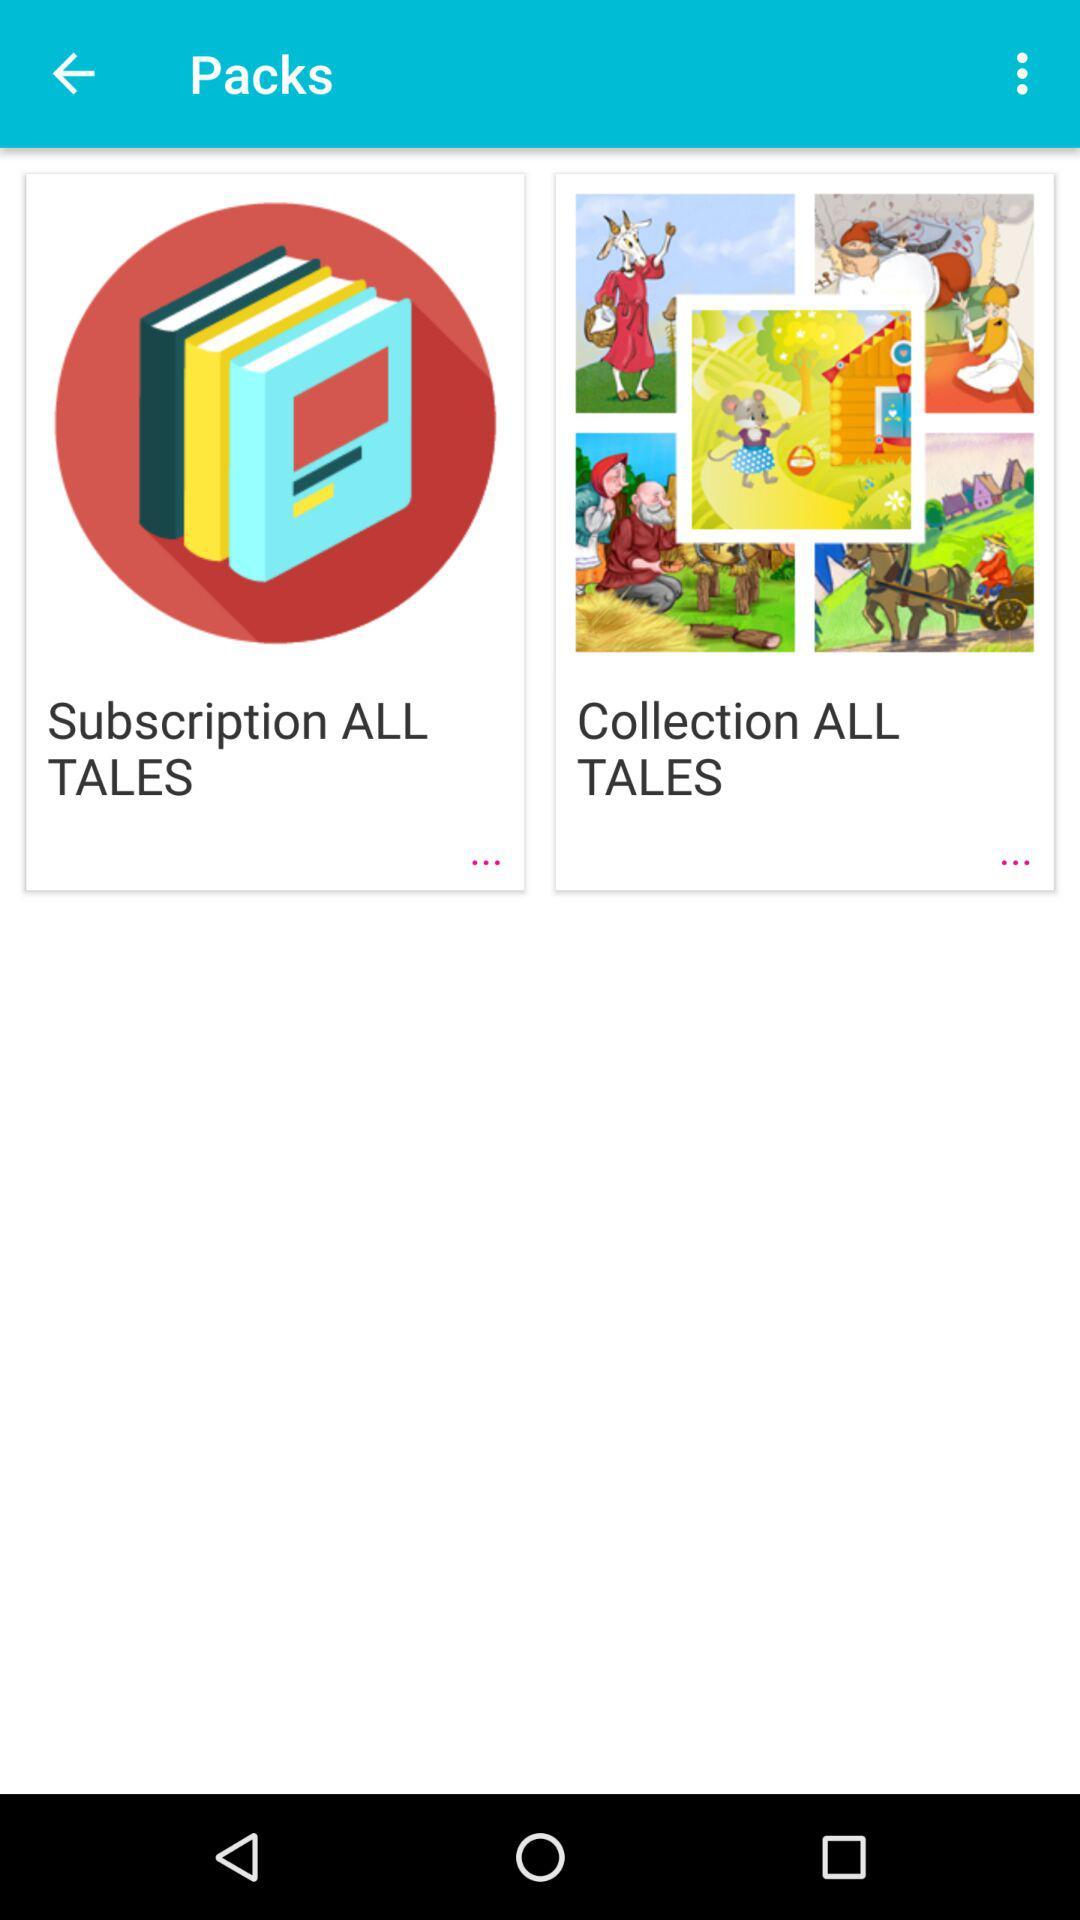  I want to click on the second image, so click(804, 532).